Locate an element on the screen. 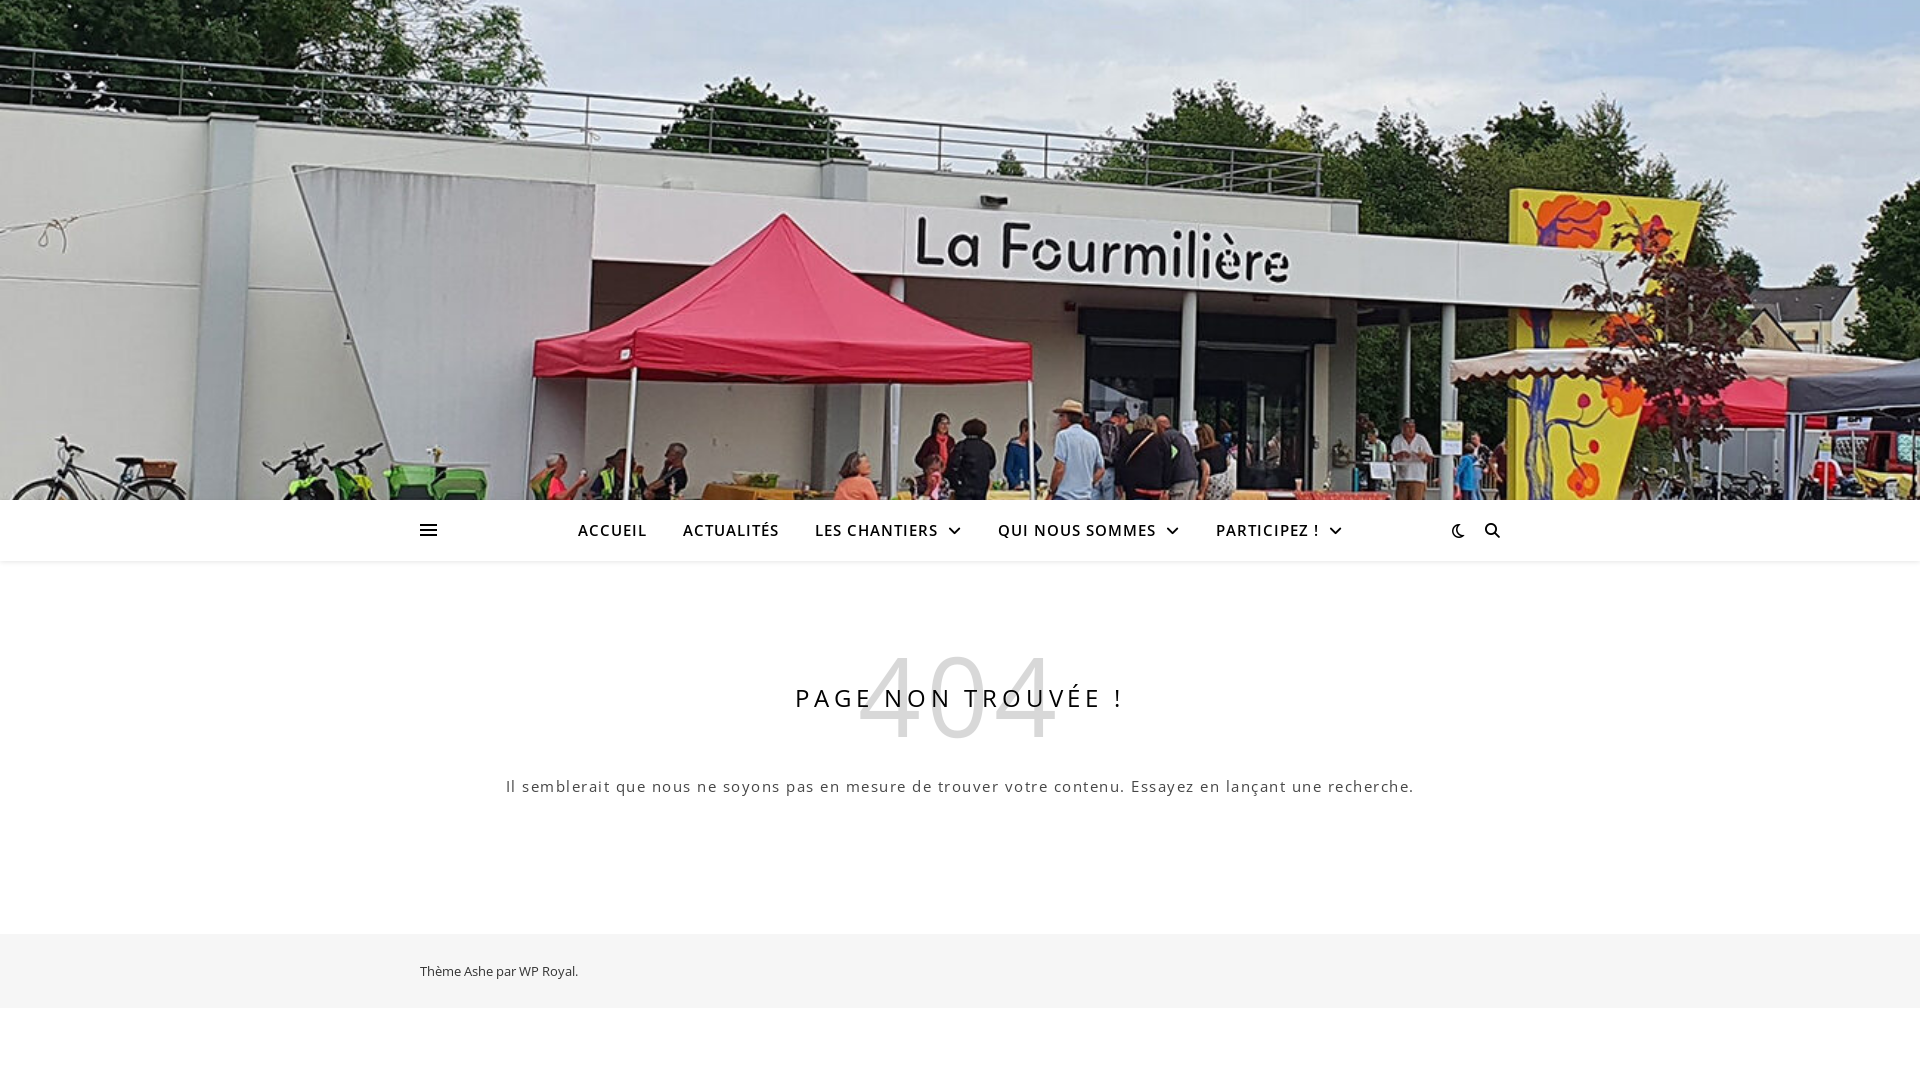  'ACCUEIL' is located at coordinates (619, 528).